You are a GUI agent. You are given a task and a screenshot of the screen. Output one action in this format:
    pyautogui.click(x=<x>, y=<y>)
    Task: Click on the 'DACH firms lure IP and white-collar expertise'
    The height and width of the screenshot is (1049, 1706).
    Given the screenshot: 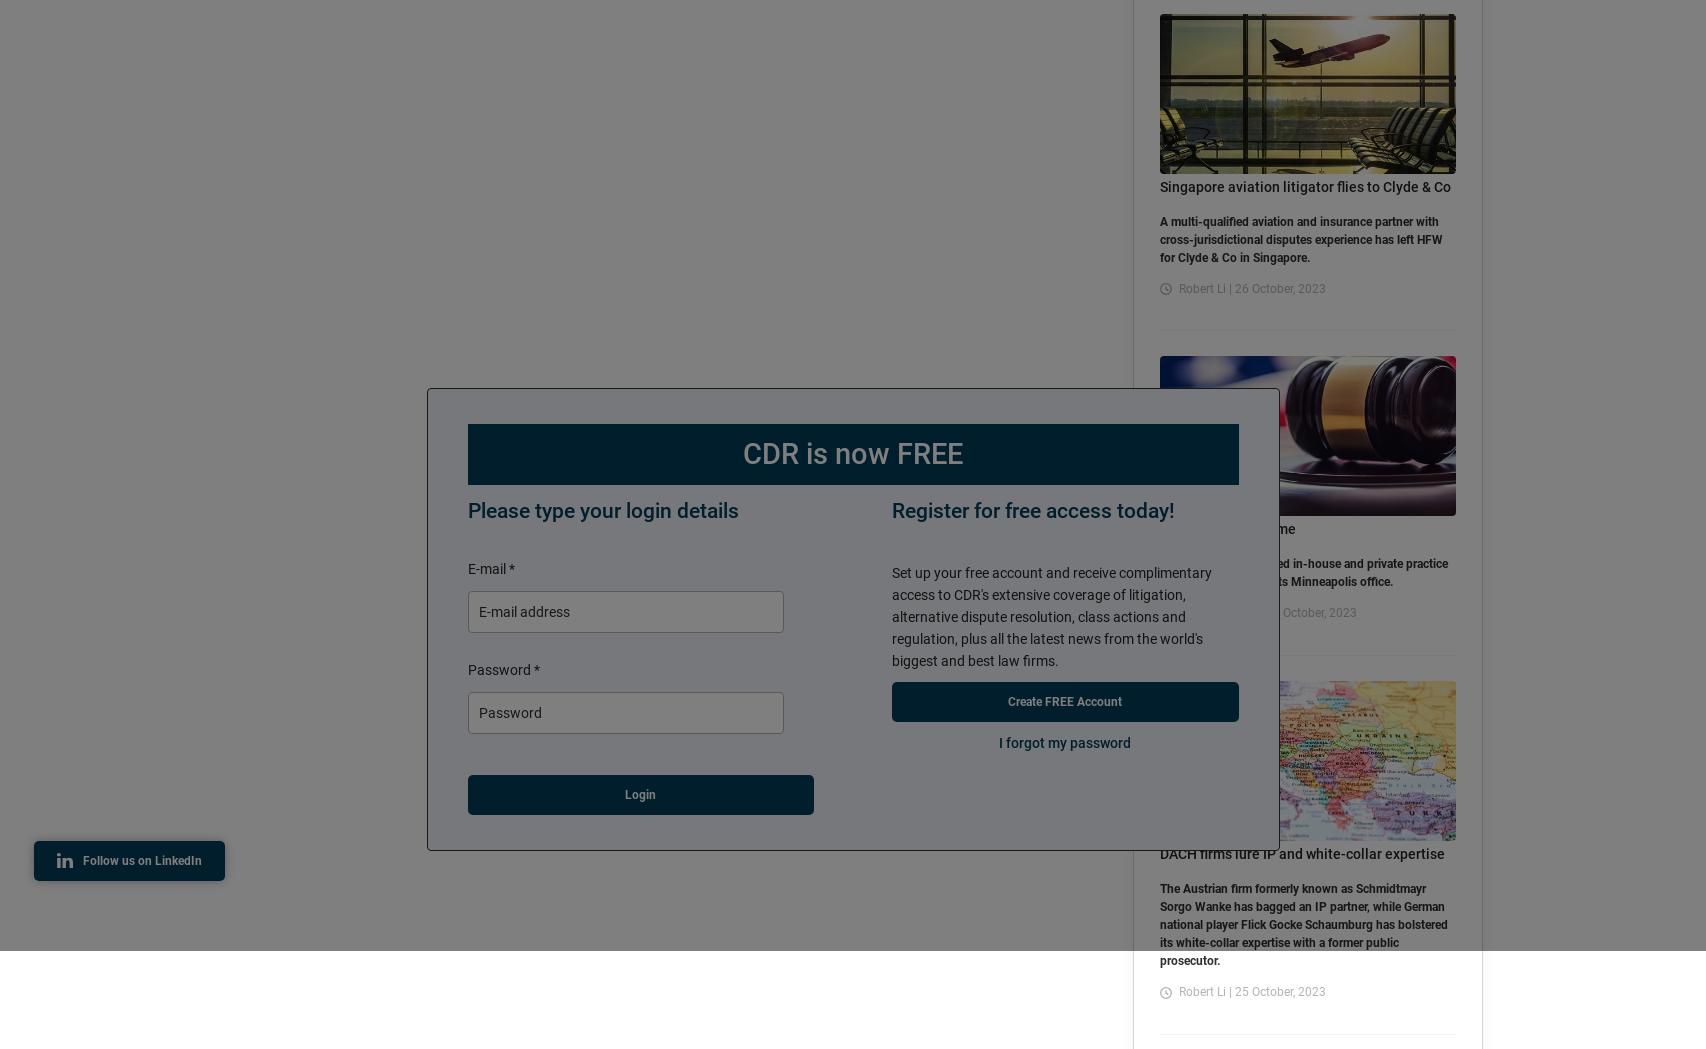 What is the action you would take?
    pyautogui.click(x=1301, y=853)
    